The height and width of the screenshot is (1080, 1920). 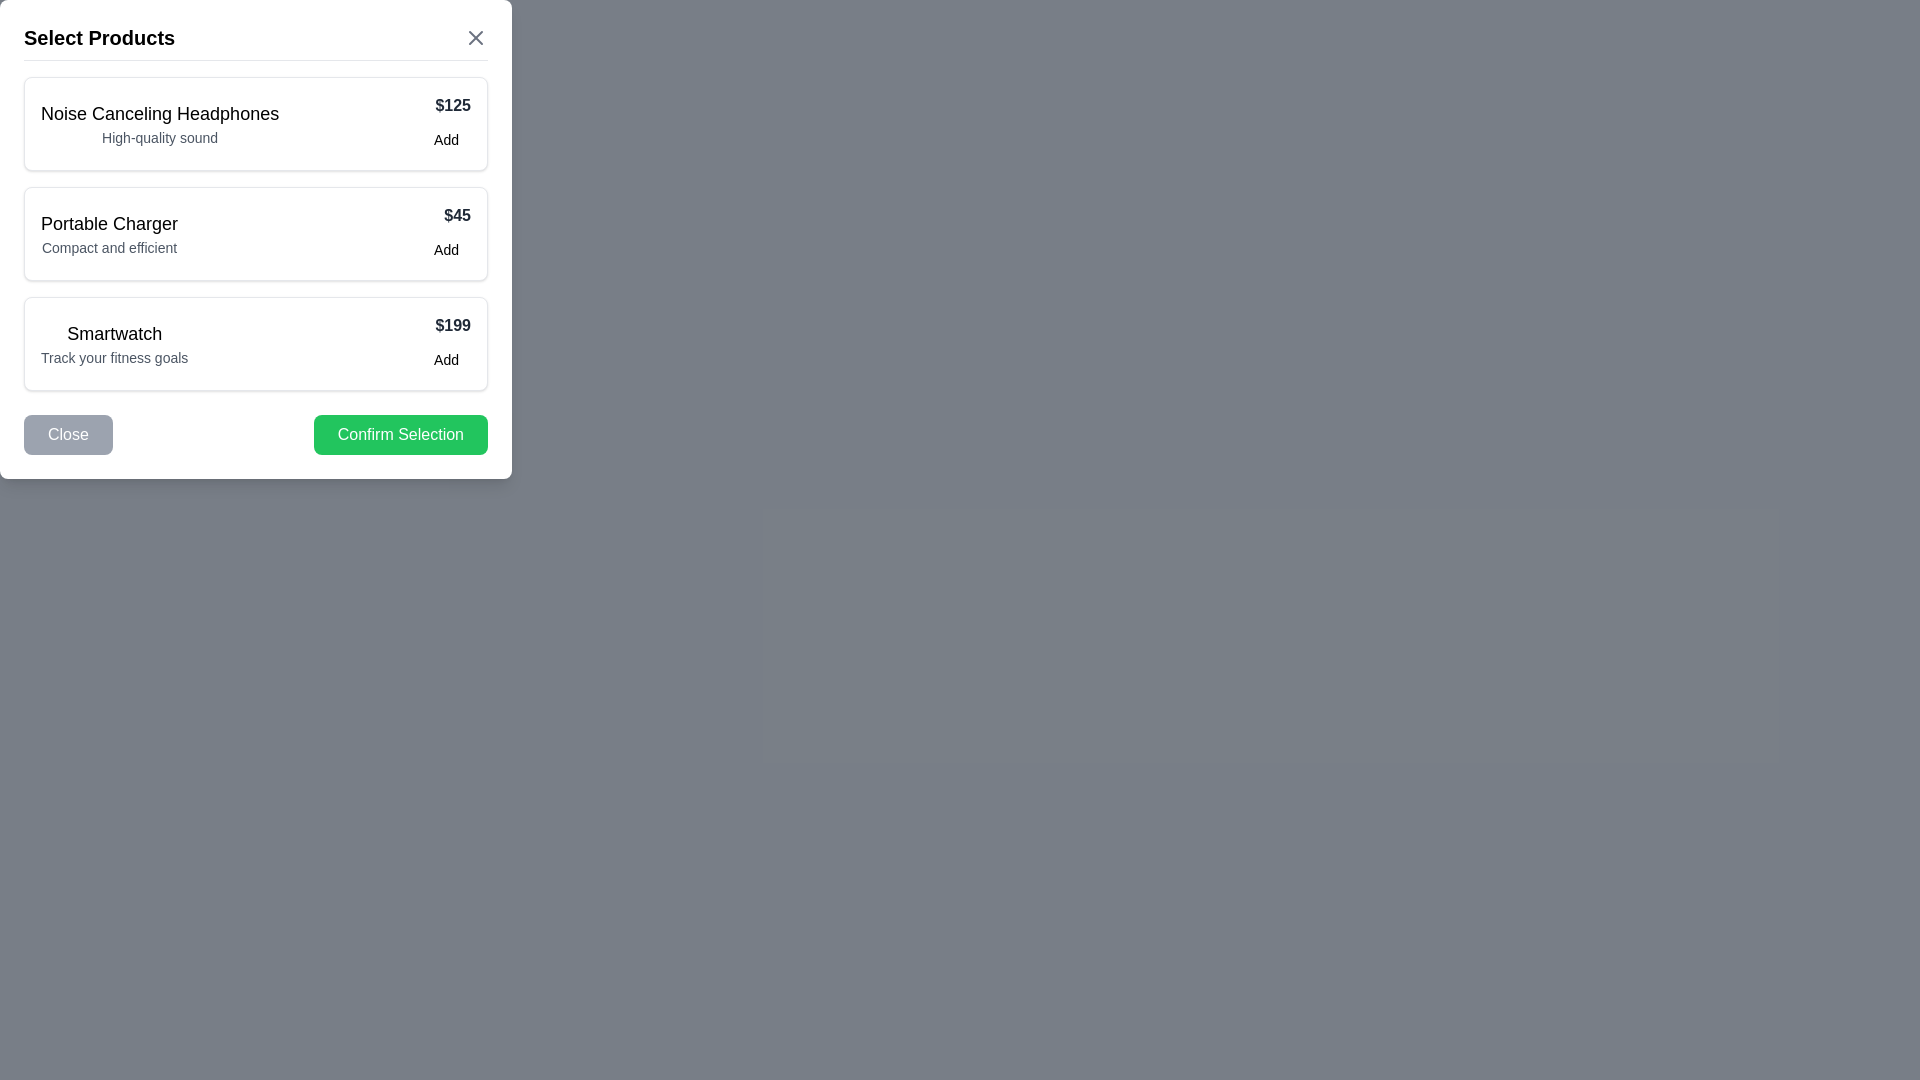 What do you see at coordinates (445, 249) in the screenshot?
I see `the 'Add Portable Charger' button located at the bottom of the section corresponding to the 'Portable Charger' item, which is aligned with the price ('$45') and is the second of three similar 'Add' buttons` at bounding box center [445, 249].